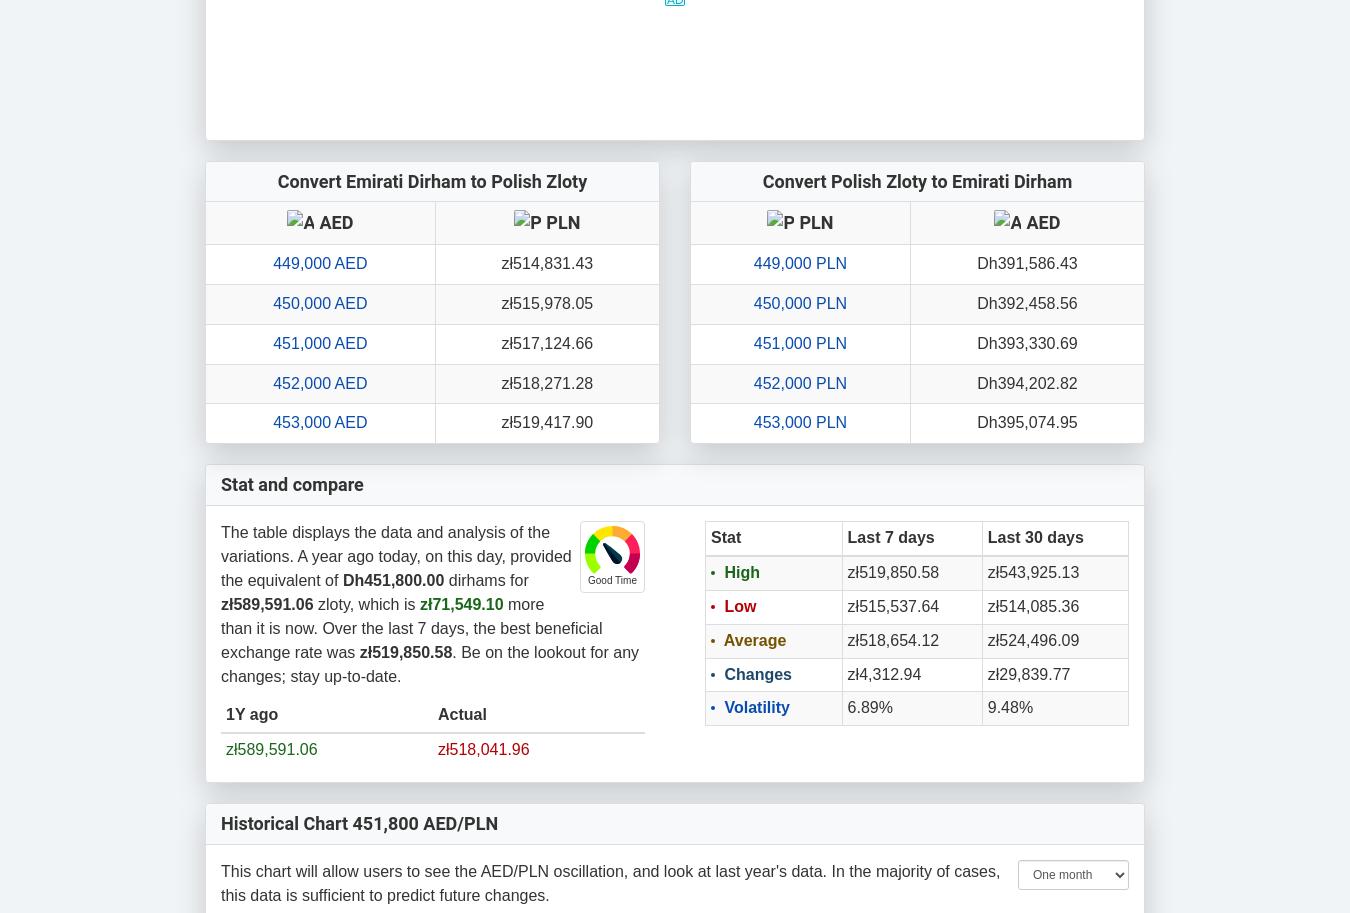  Describe the element at coordinates (460, 604) in the screenshot. I see `'zł71,549.10'` at that location.